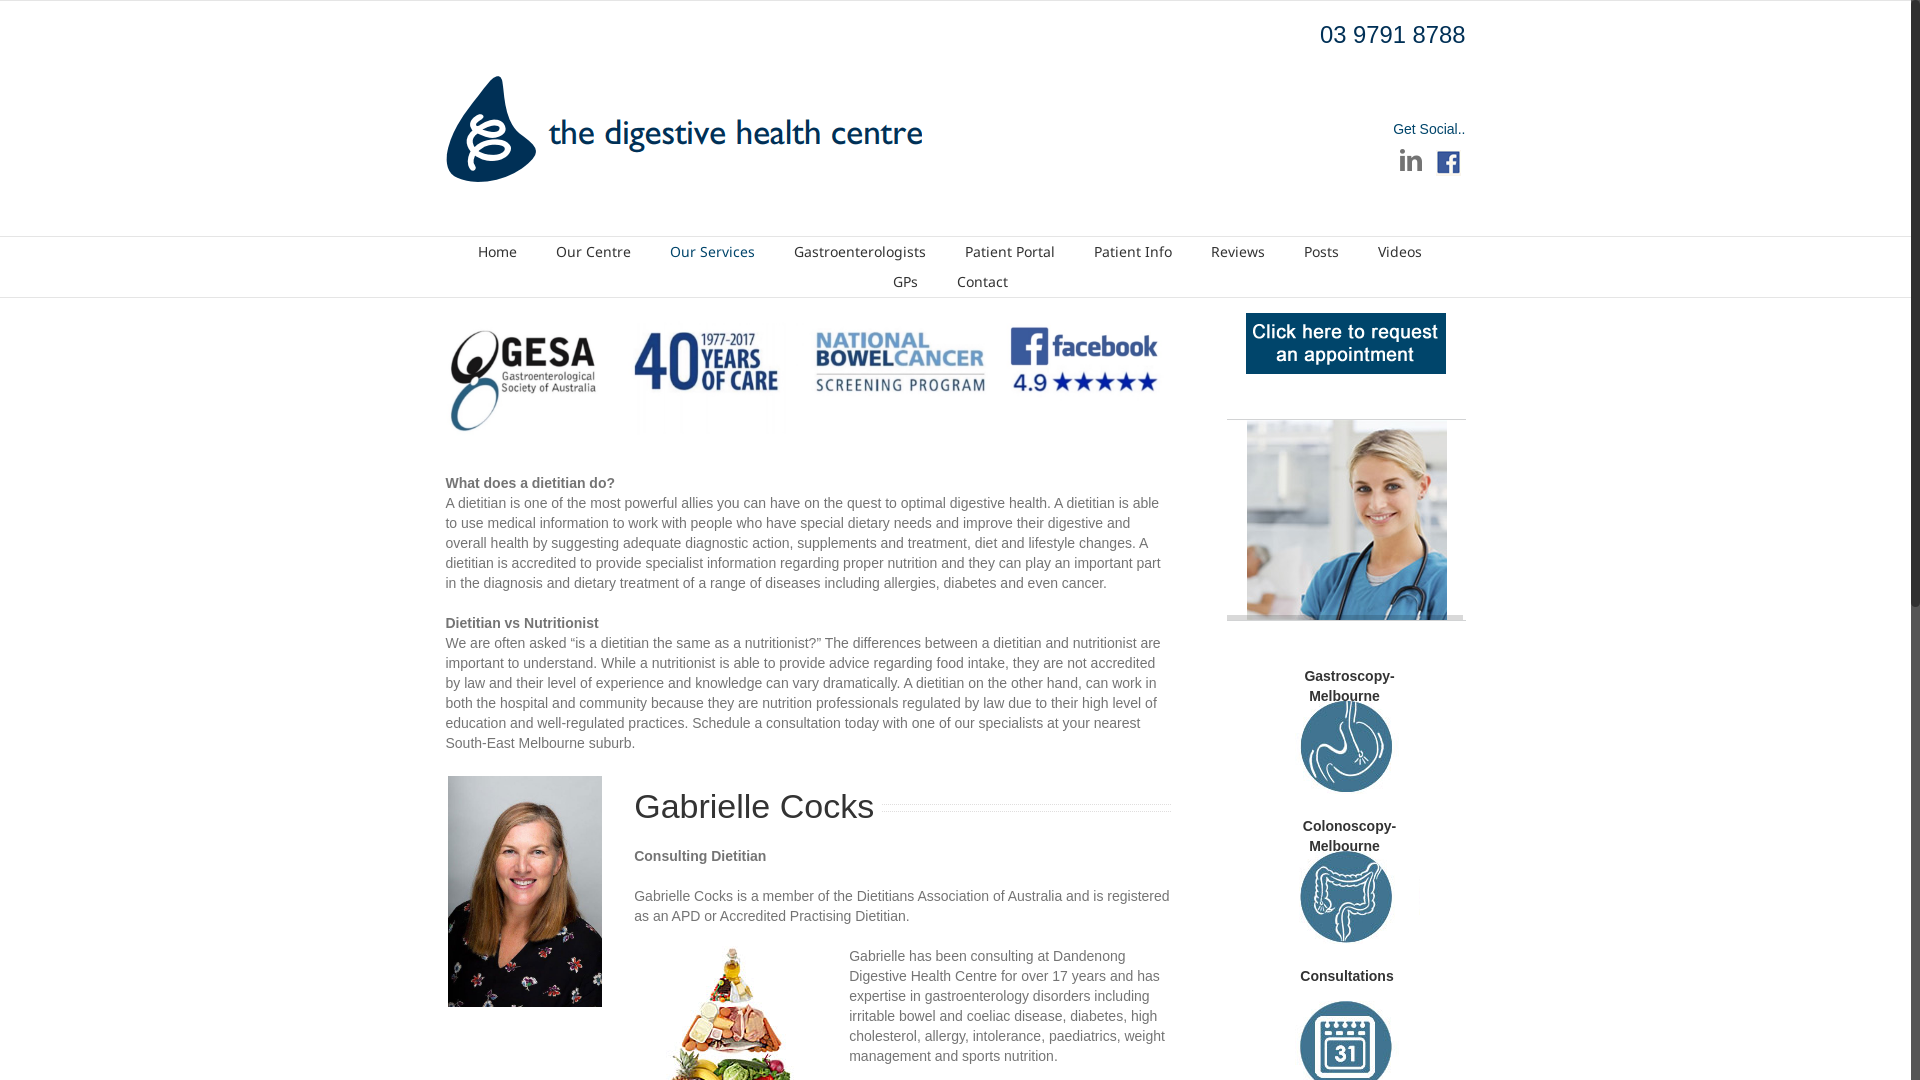 Image resolution: width=1920 pixels, height=1080 pixels. What do you see at coordinates (1304, 250) in the screenshot?
I see `'Posts'` at bounding box center [1304, 250].